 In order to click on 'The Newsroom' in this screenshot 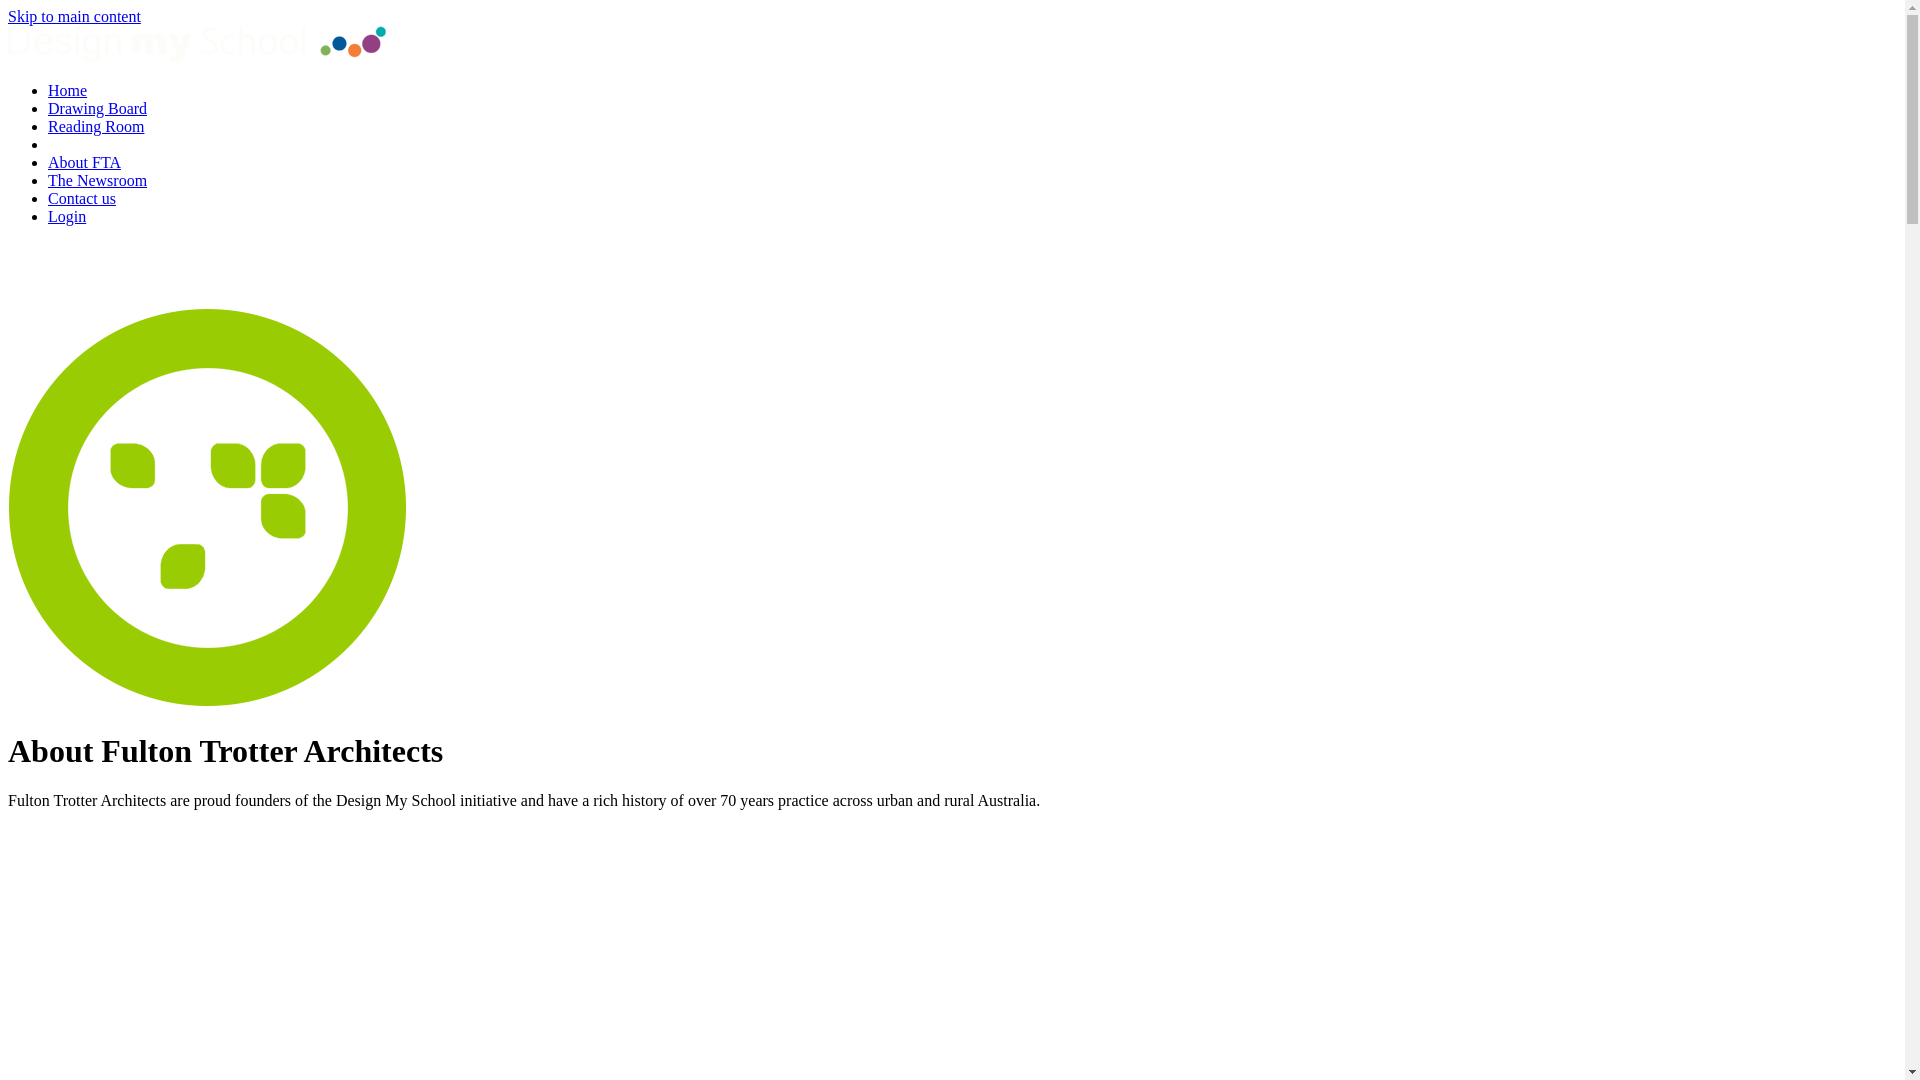, I will do `click(96, 180)`.